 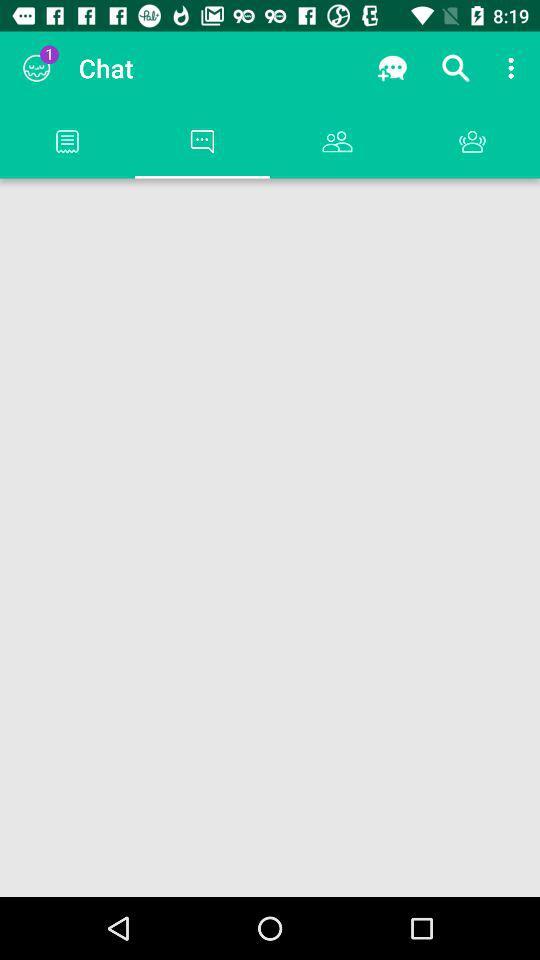 What do you see at coordinates (36, 68) in the screenshot?
I see `the app next to chat item` at bounding box center [36, 68].